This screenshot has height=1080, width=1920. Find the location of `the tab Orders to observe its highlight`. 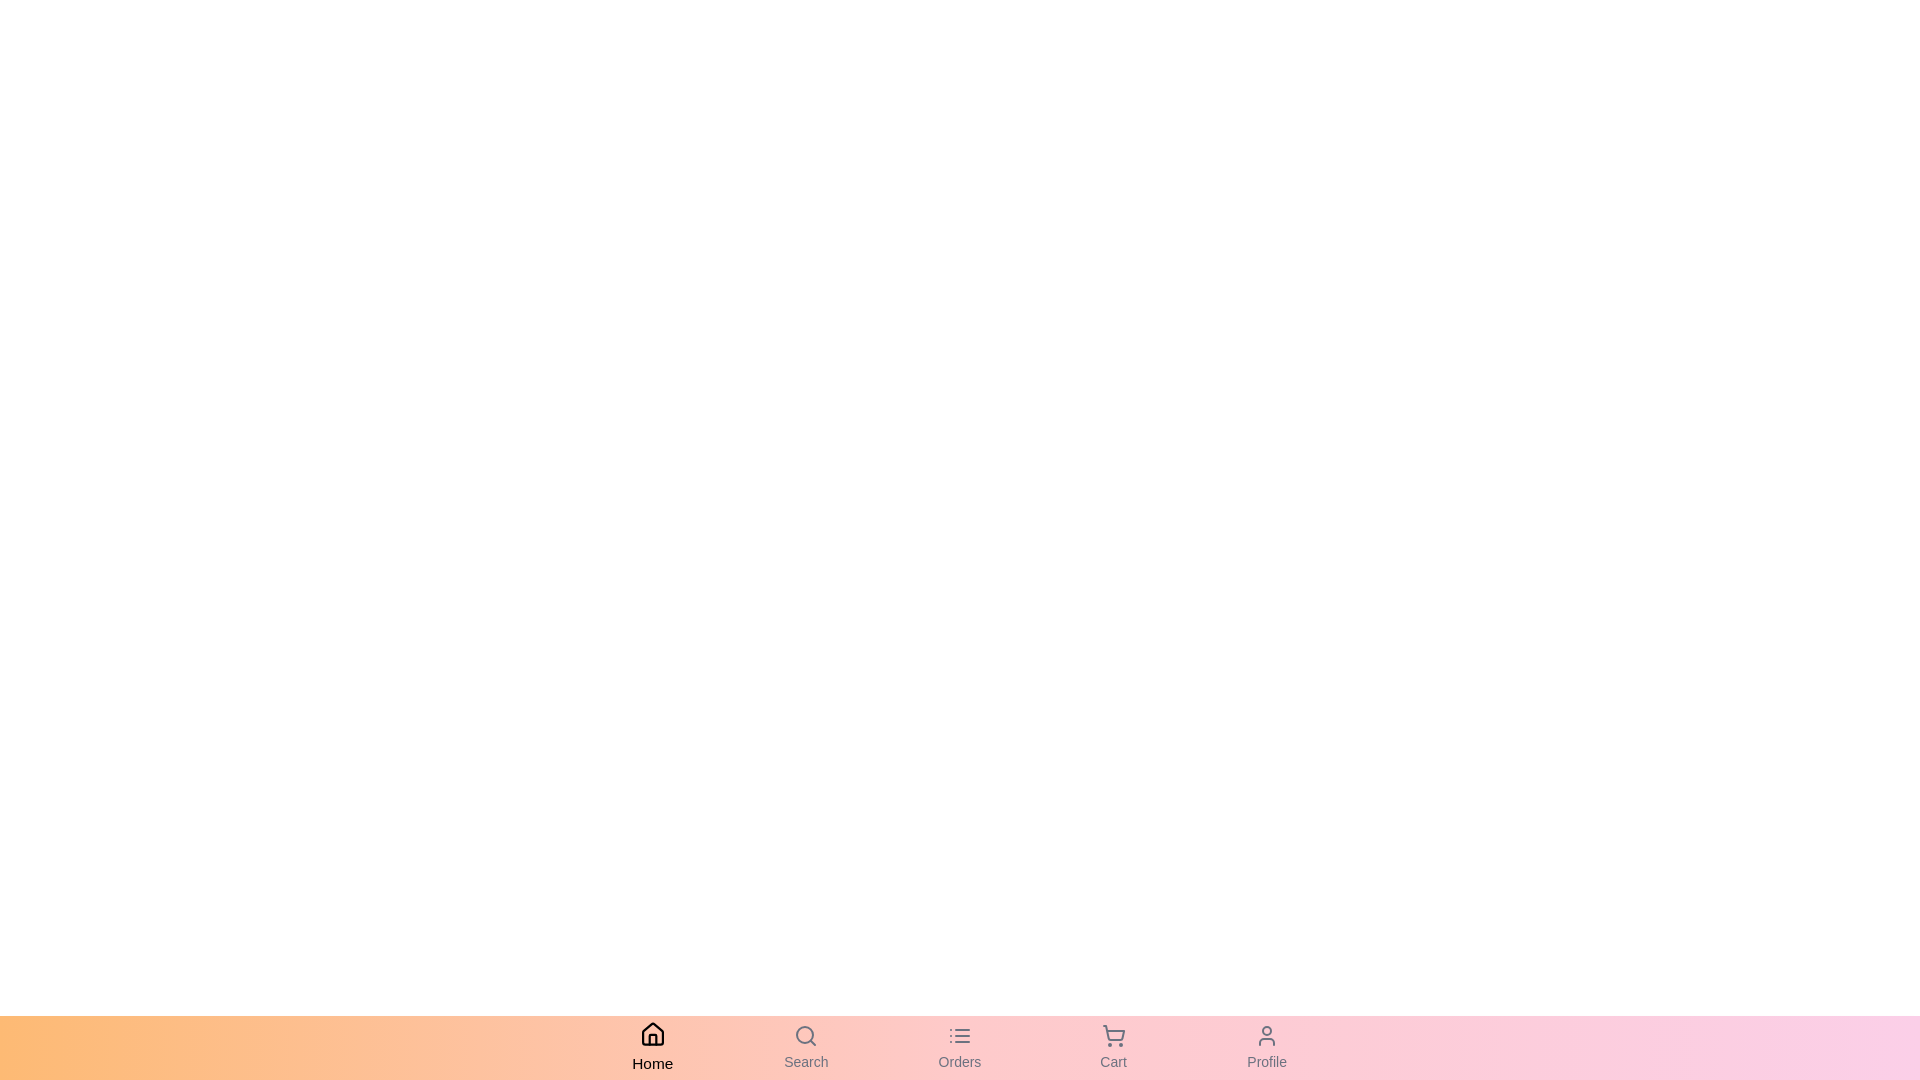

the tab Orders to observe its highlight is located at coordinates (960, 1047).